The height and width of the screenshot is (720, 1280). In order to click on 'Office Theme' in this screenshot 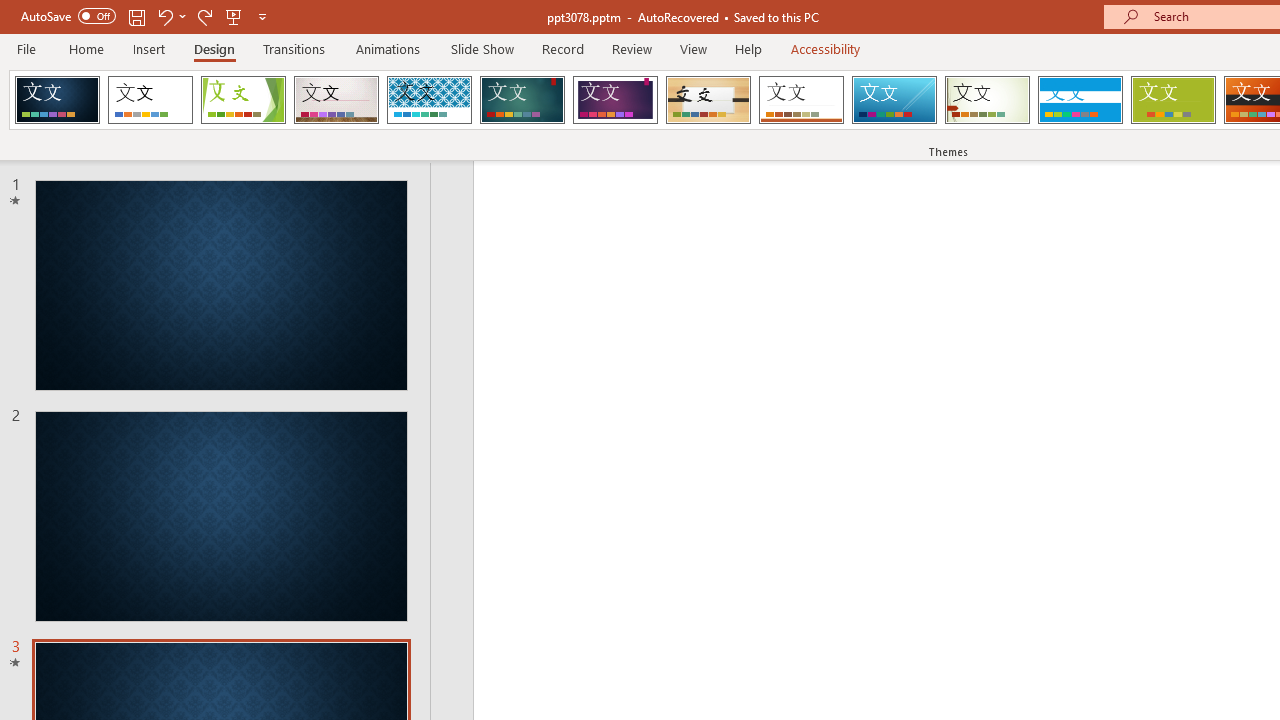, I will do `click(149, 100)`.